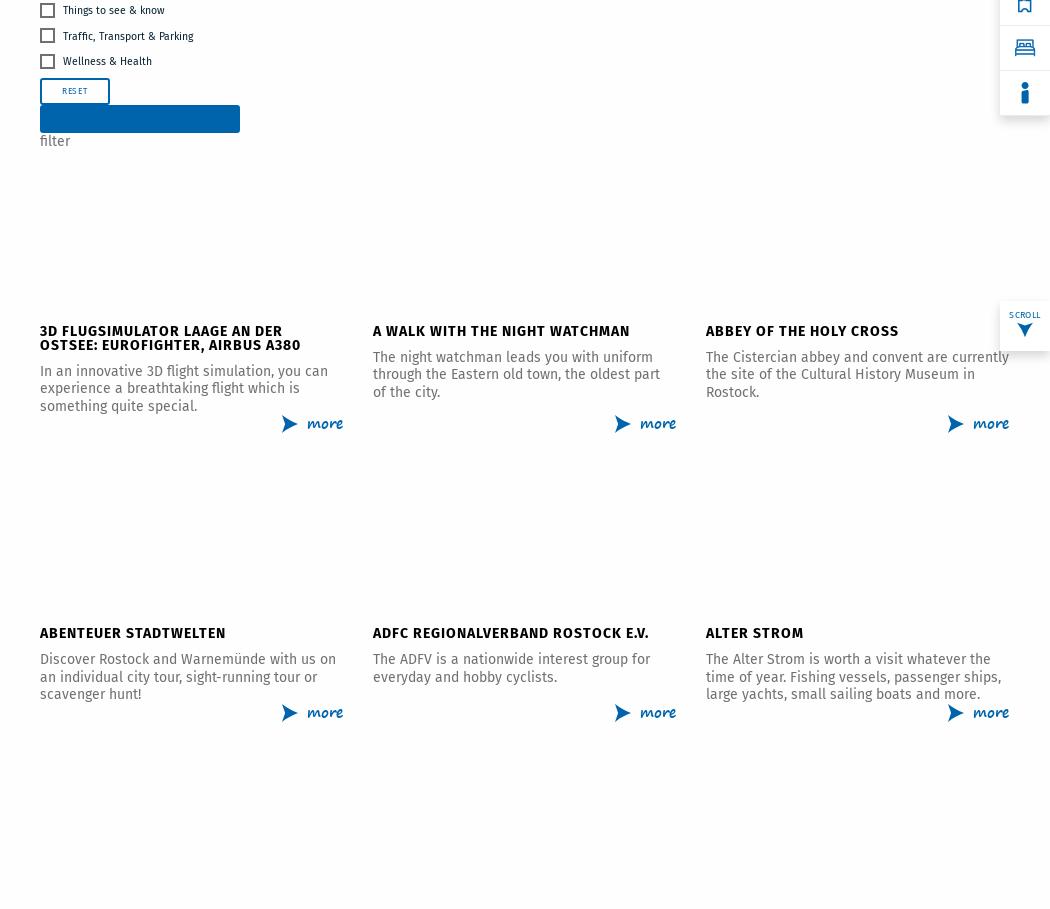  What do you see at coordinates (923, 43) in the screenshot?
I see `'Accommodations'` at bounding box center [923, 43].